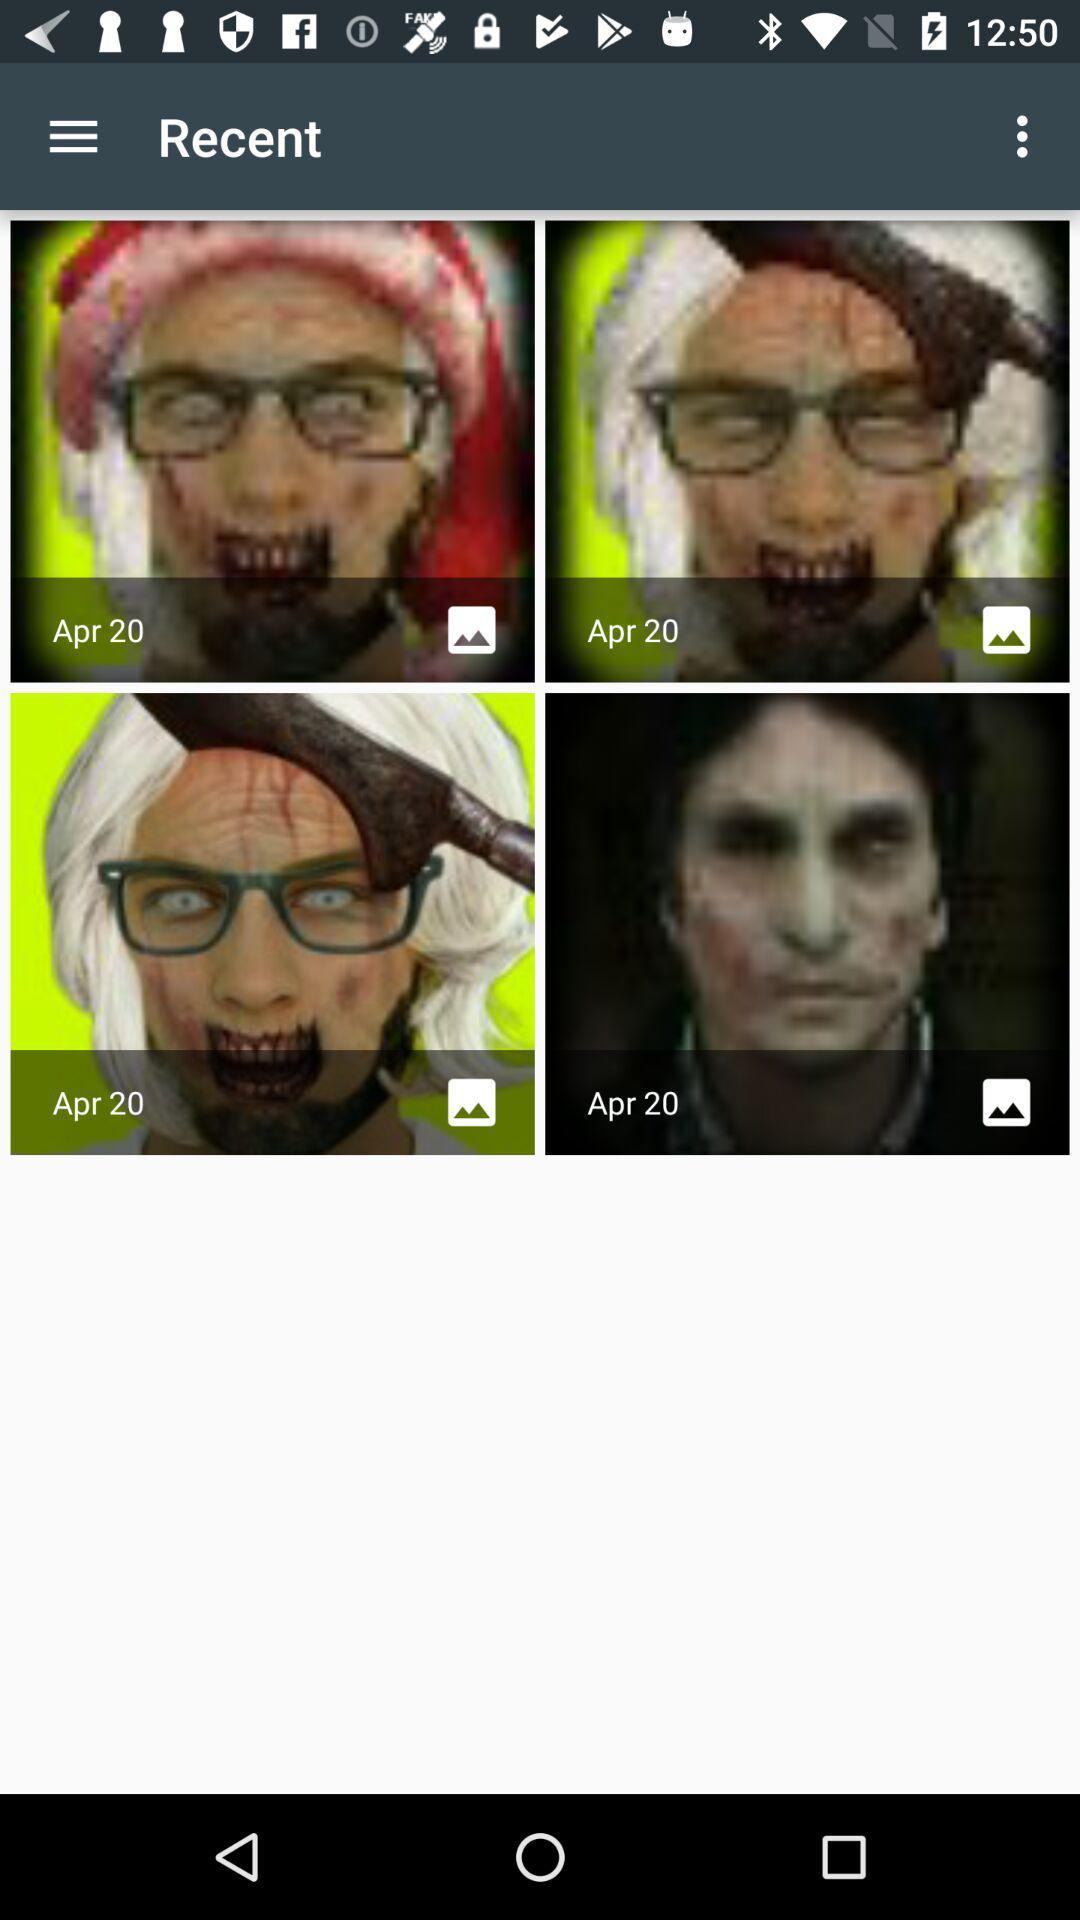  Describe the element at coordinates (1027, 135) in the screenshot. I see `the icon next to recent` at that location.